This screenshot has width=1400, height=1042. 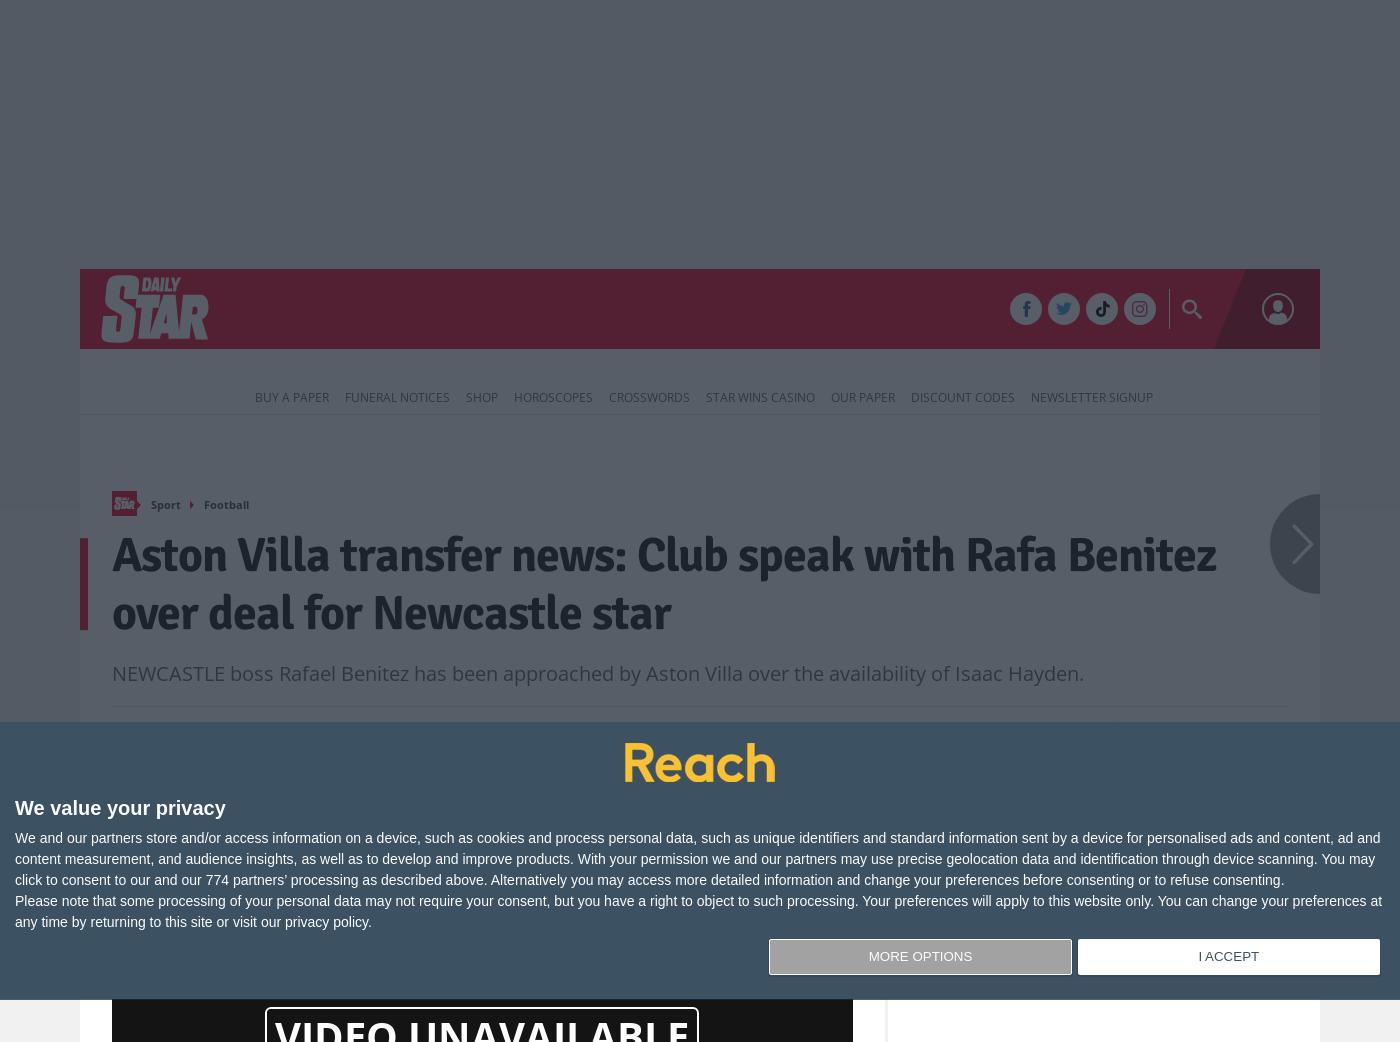 I want to click on 'You can find this story in', so click(x=637, y=893).